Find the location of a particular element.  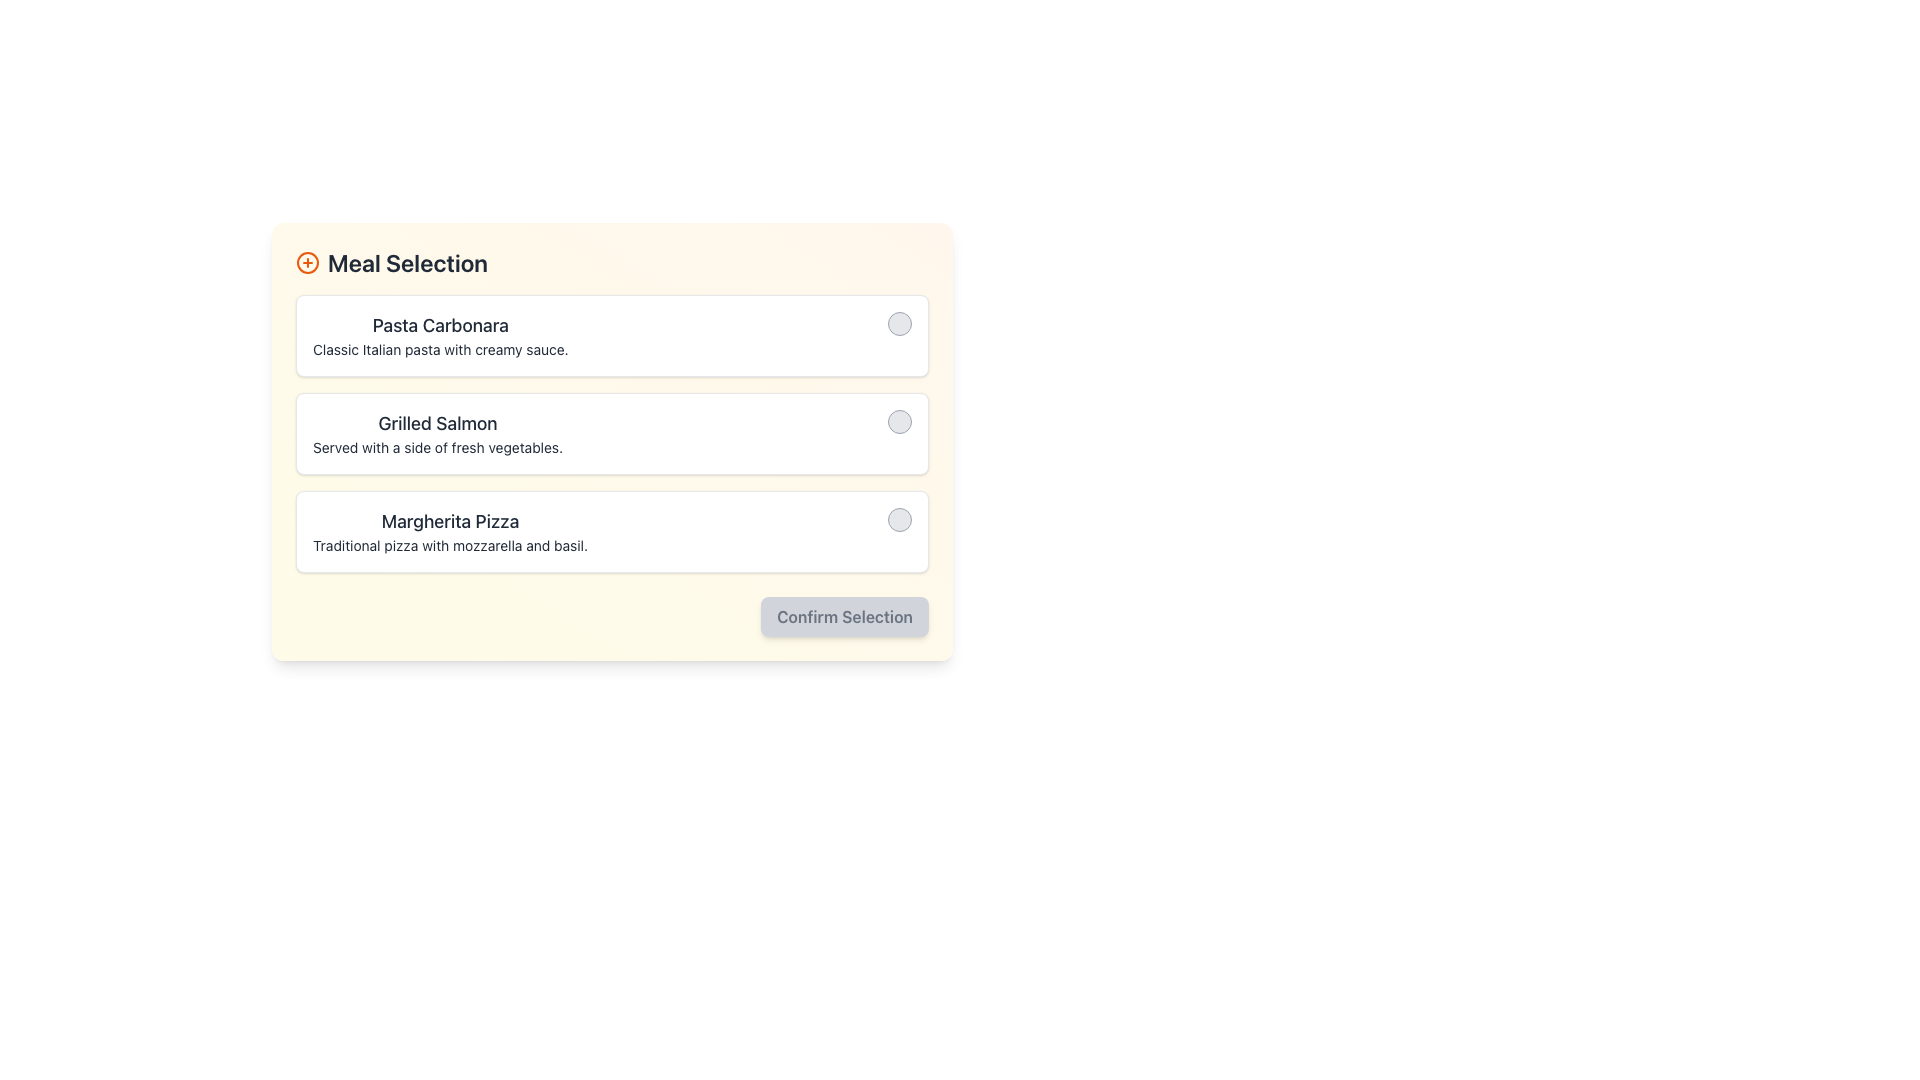

the first meal item text display, which provides details about the meal, located above 'Grilled Salmon' and 'Margherita Pizza' in the meal selection list is located at coordinates (439, 334).